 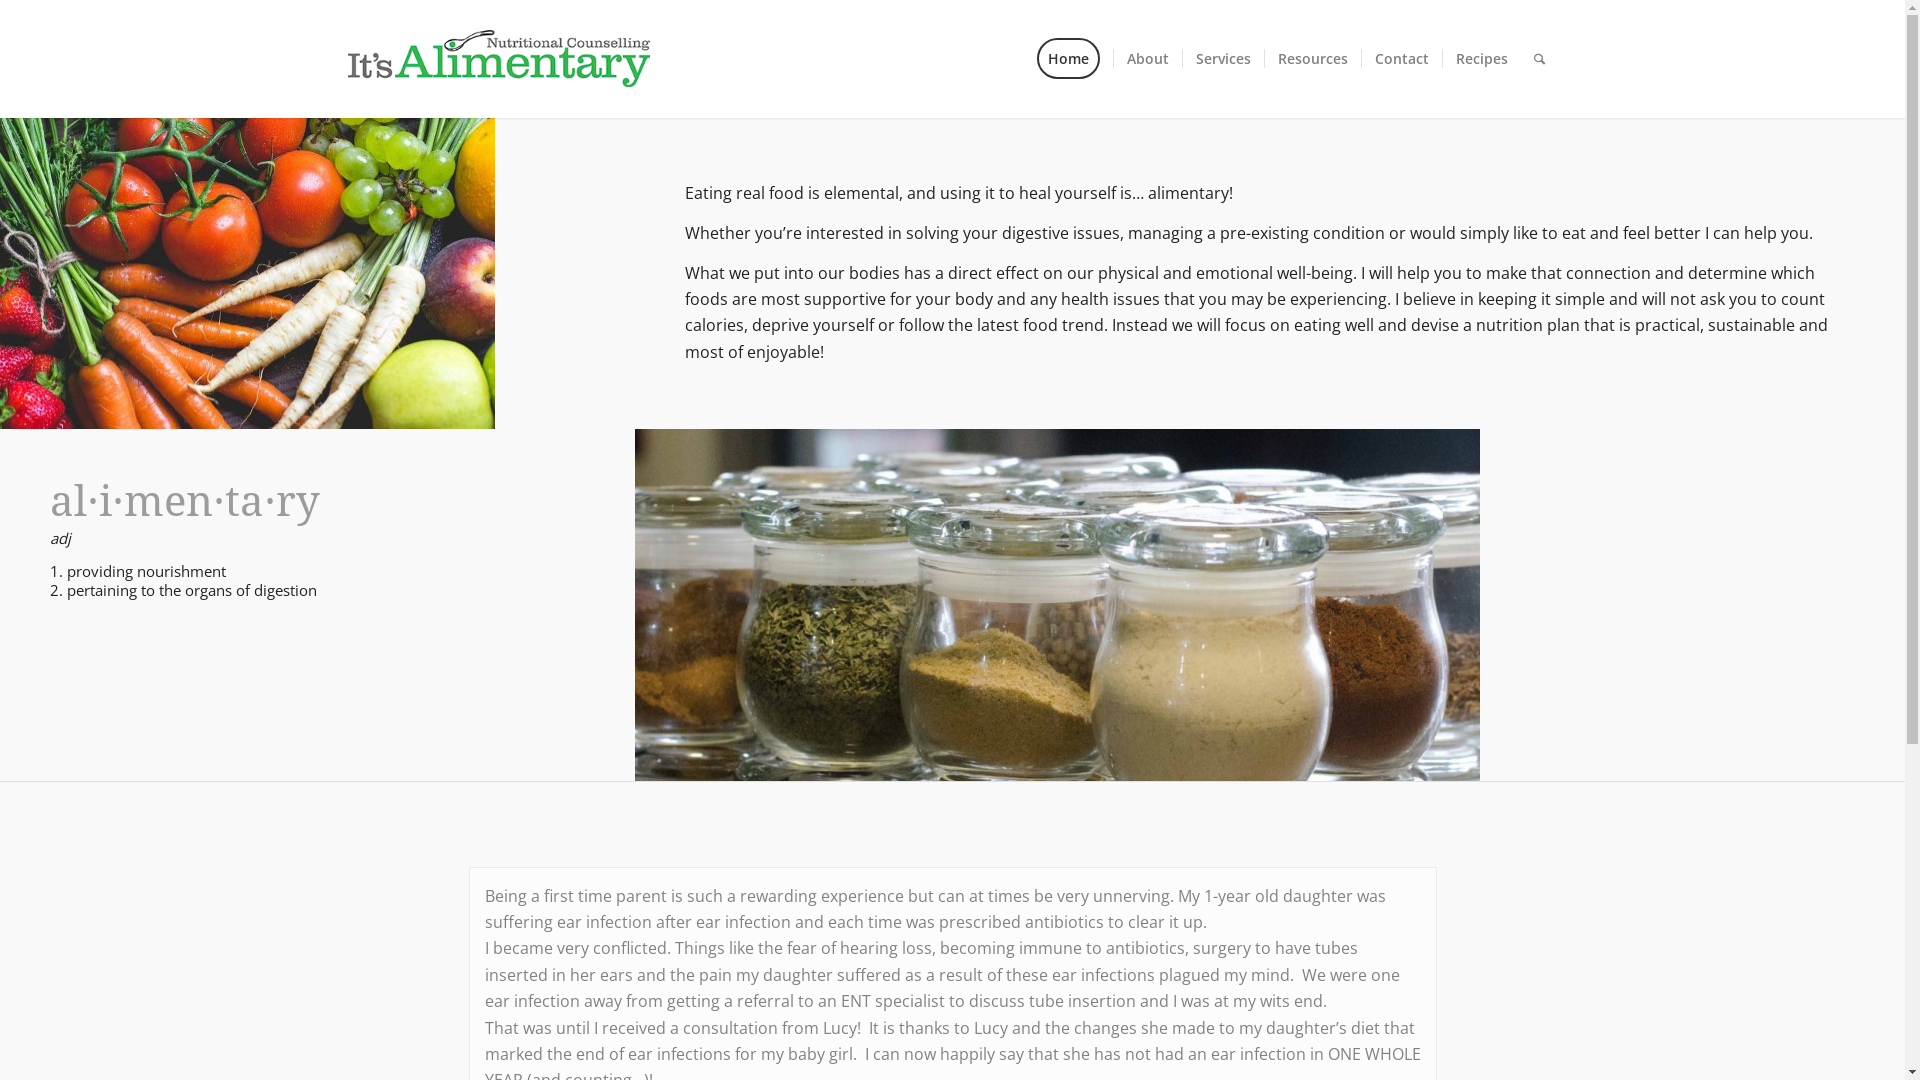 I want to click on 'Contact', so click(x=1399, y=57).